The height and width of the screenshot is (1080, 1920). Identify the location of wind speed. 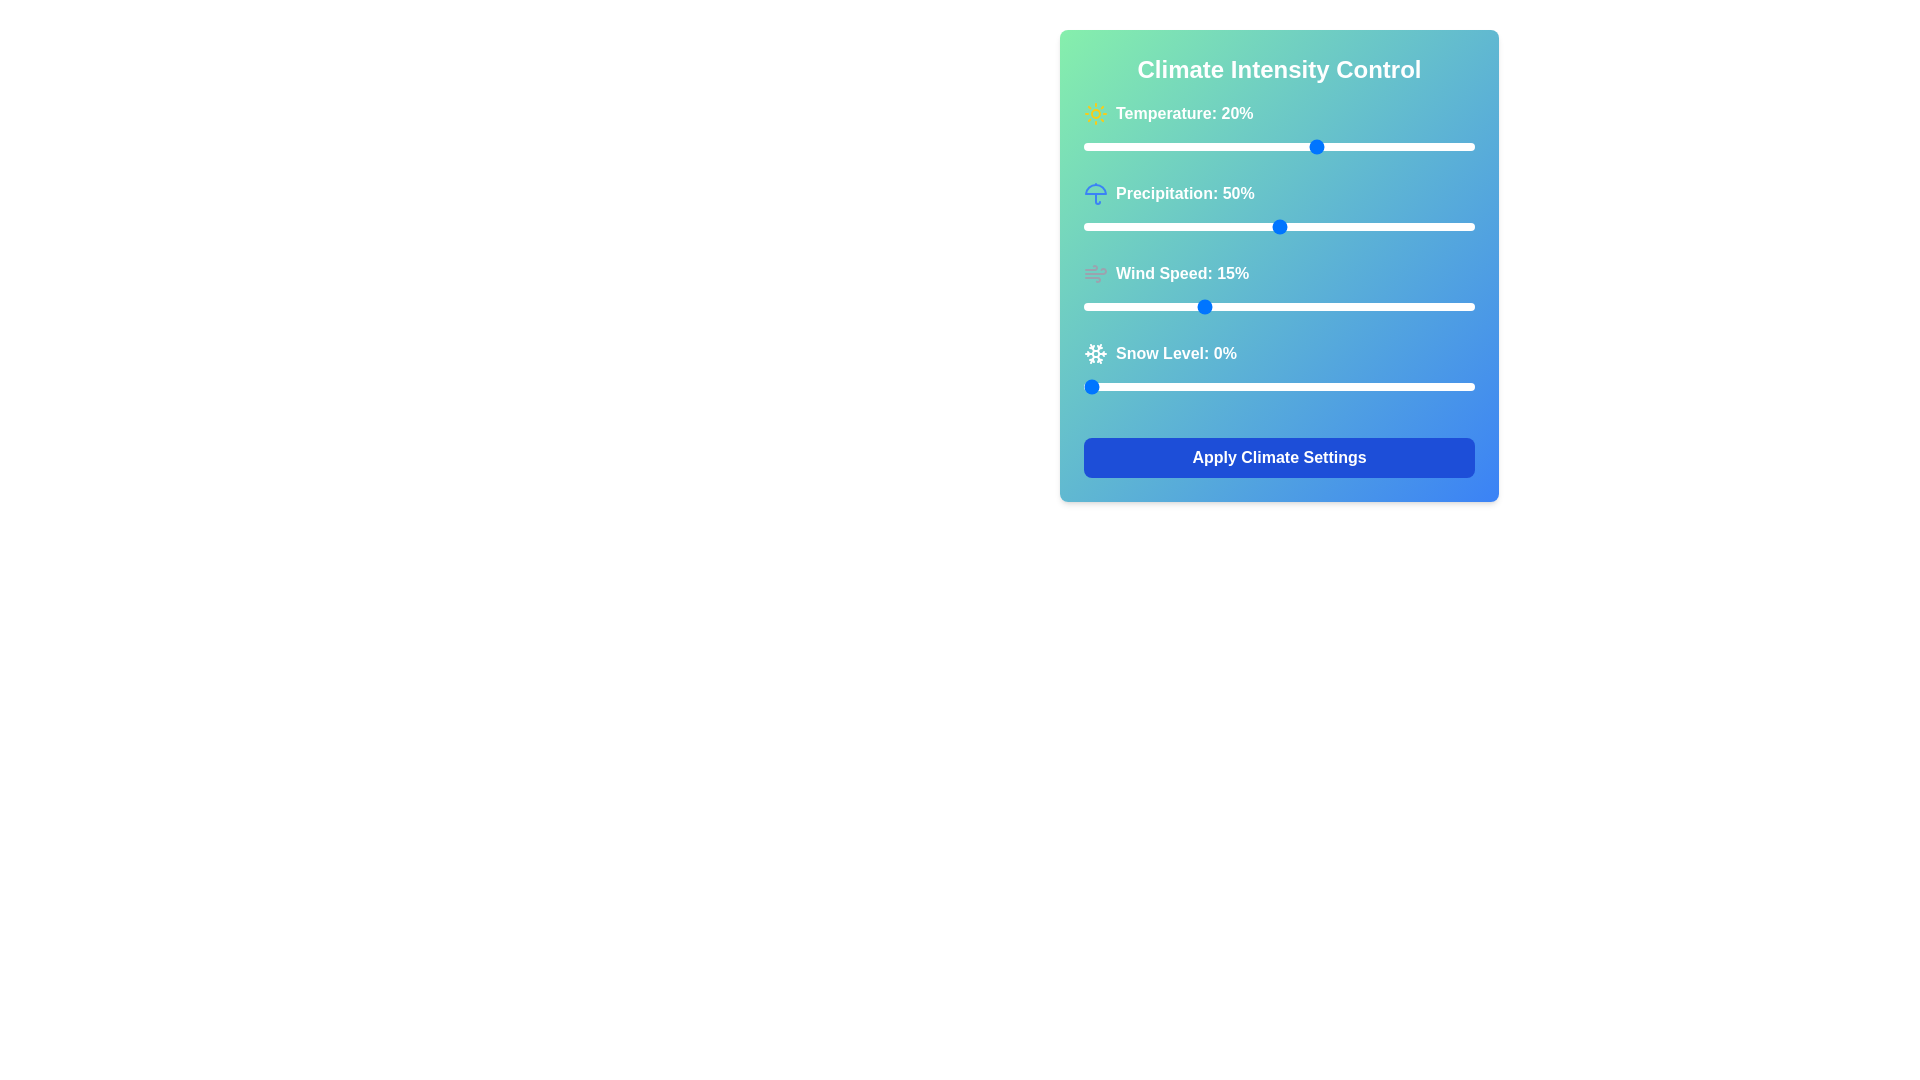
(1326, 307).